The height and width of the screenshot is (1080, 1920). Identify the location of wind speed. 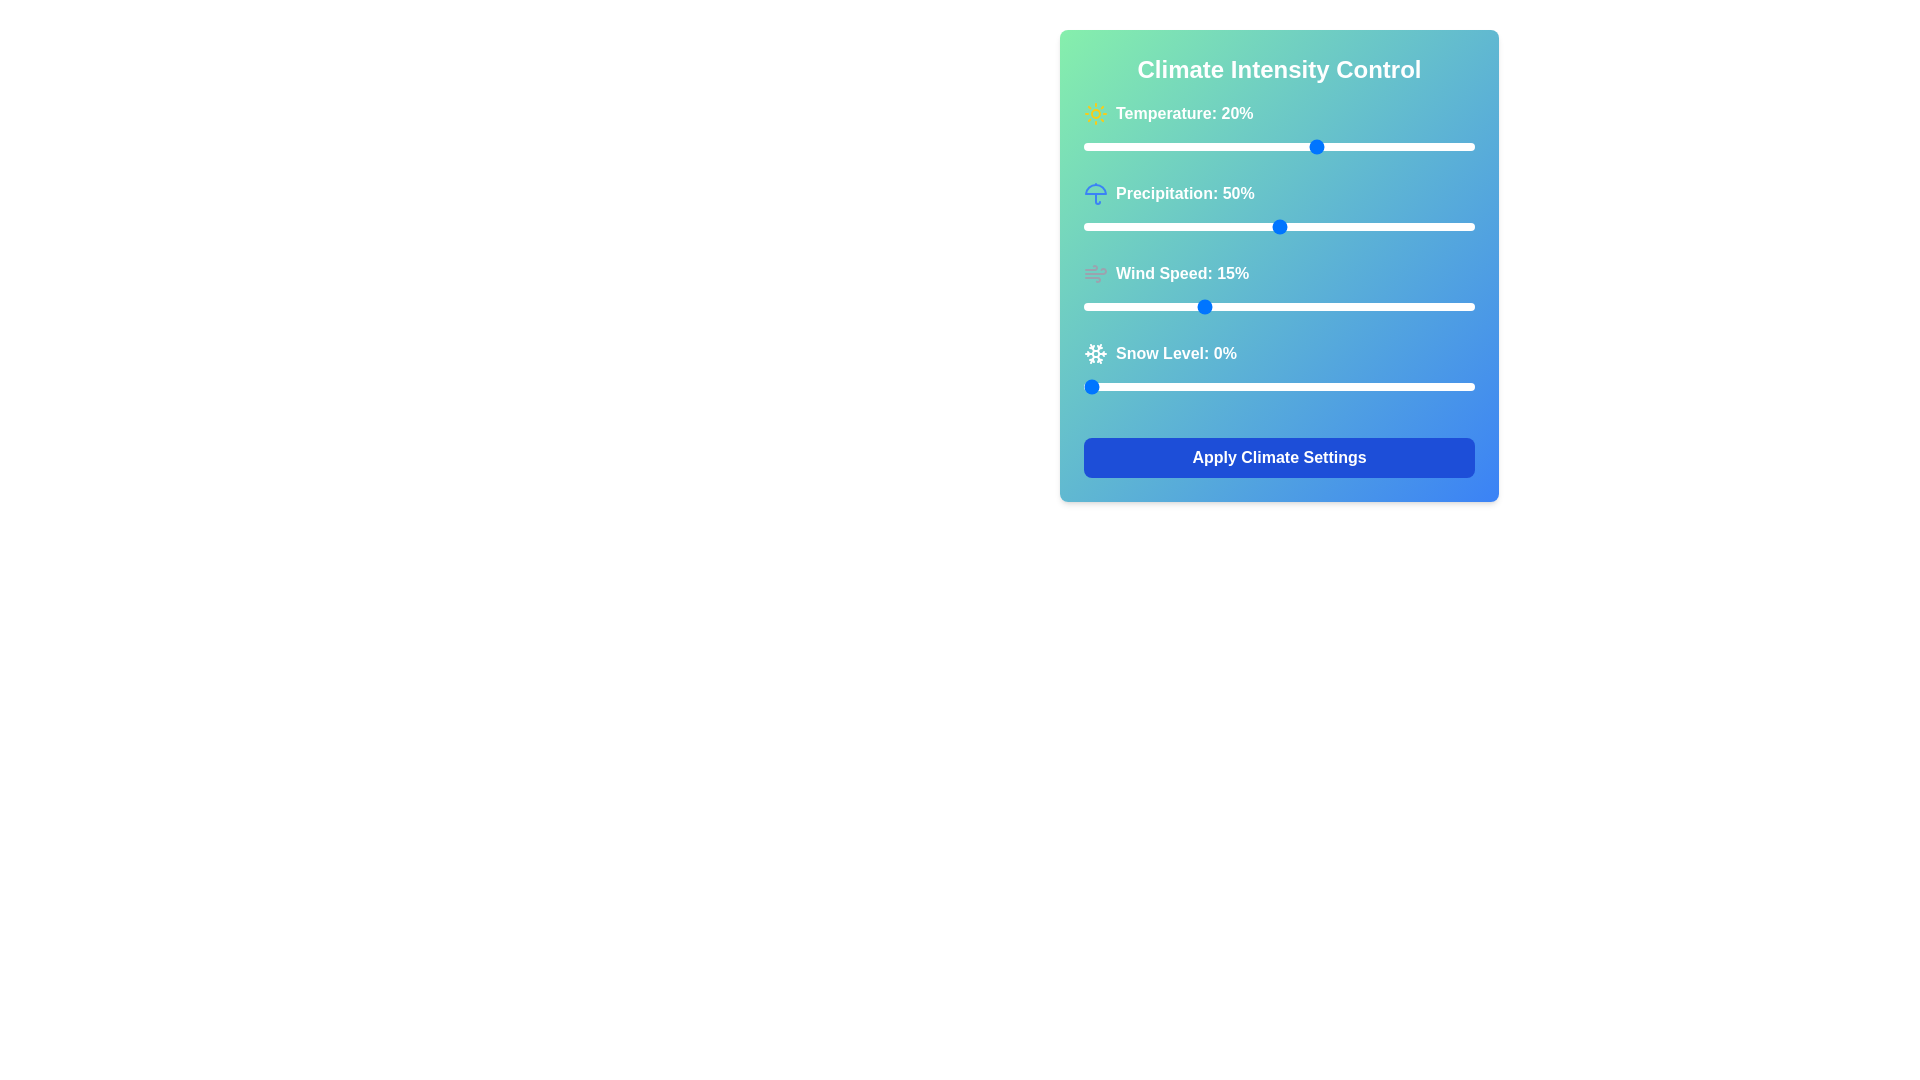
(1326, 307).